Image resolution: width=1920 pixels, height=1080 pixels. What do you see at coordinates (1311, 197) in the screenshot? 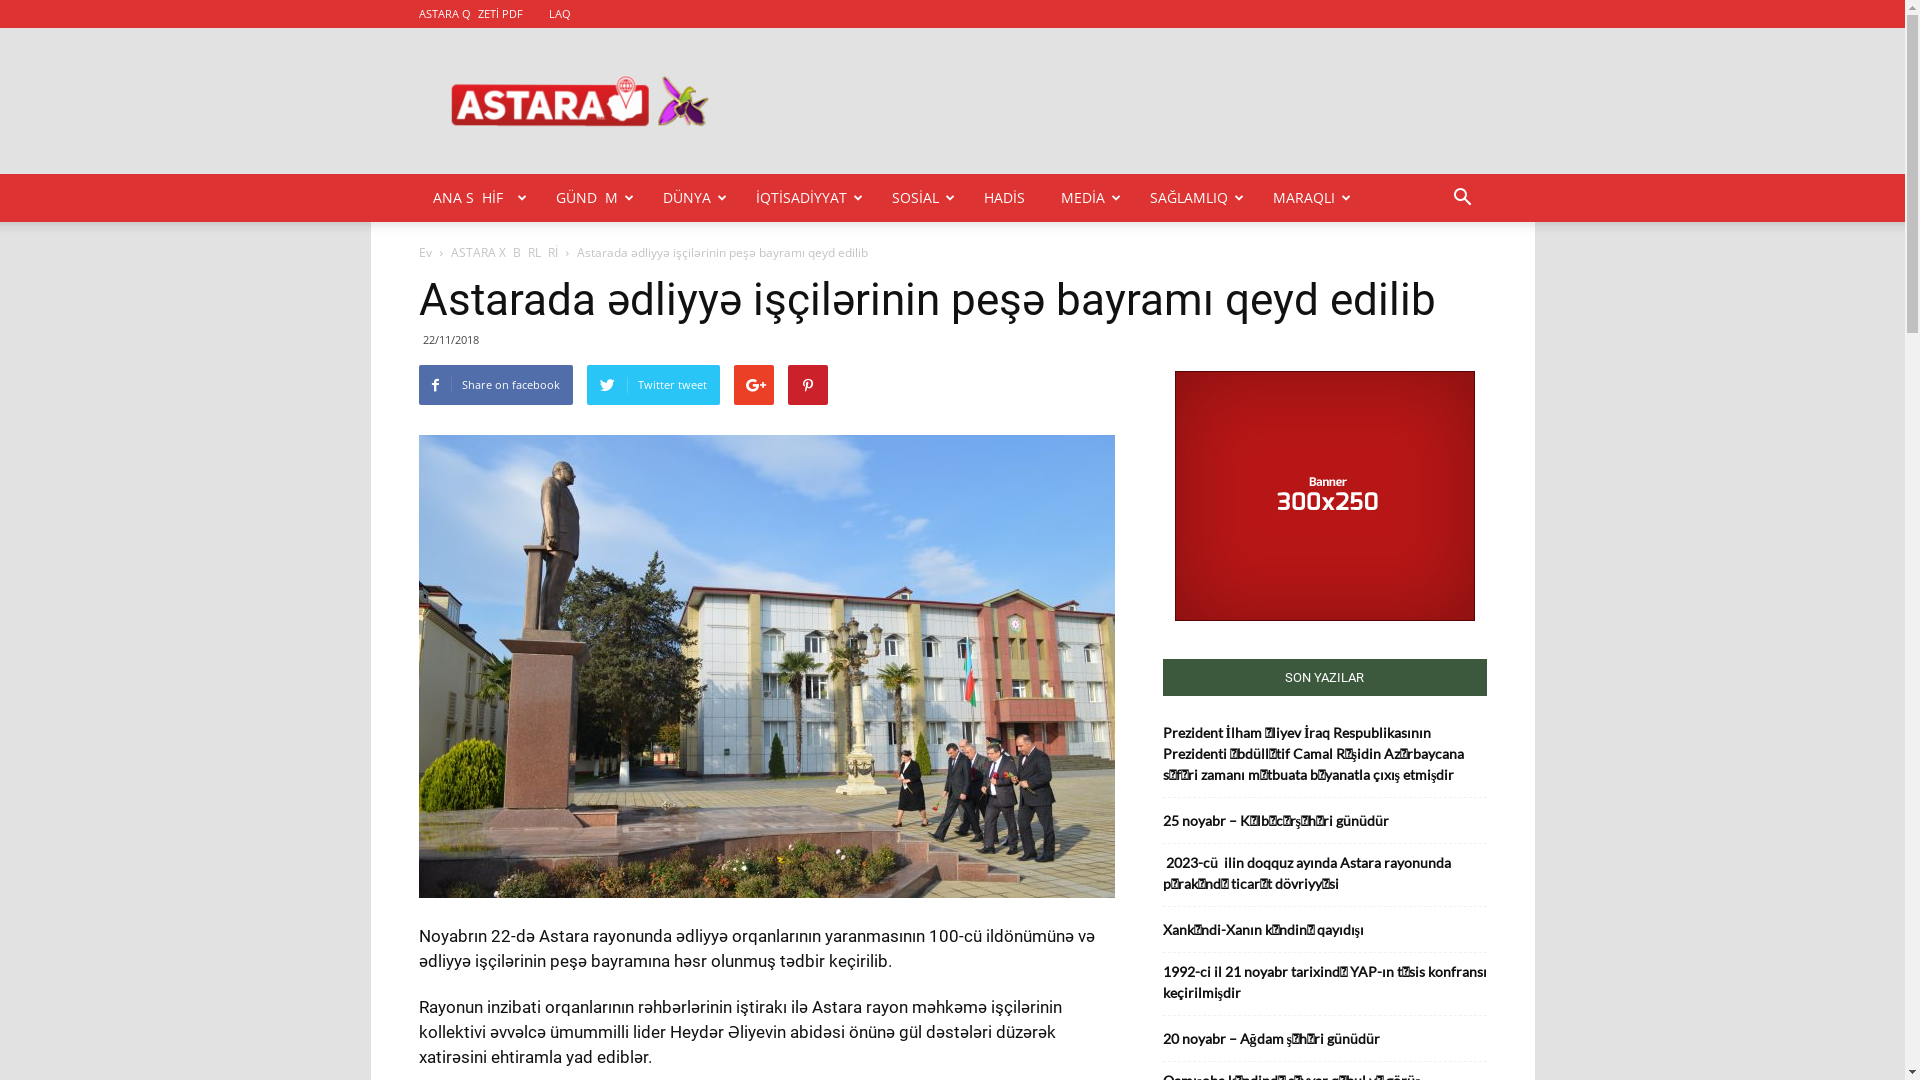
I see `'MARAQLI'` at bounding box center [1311, 197].